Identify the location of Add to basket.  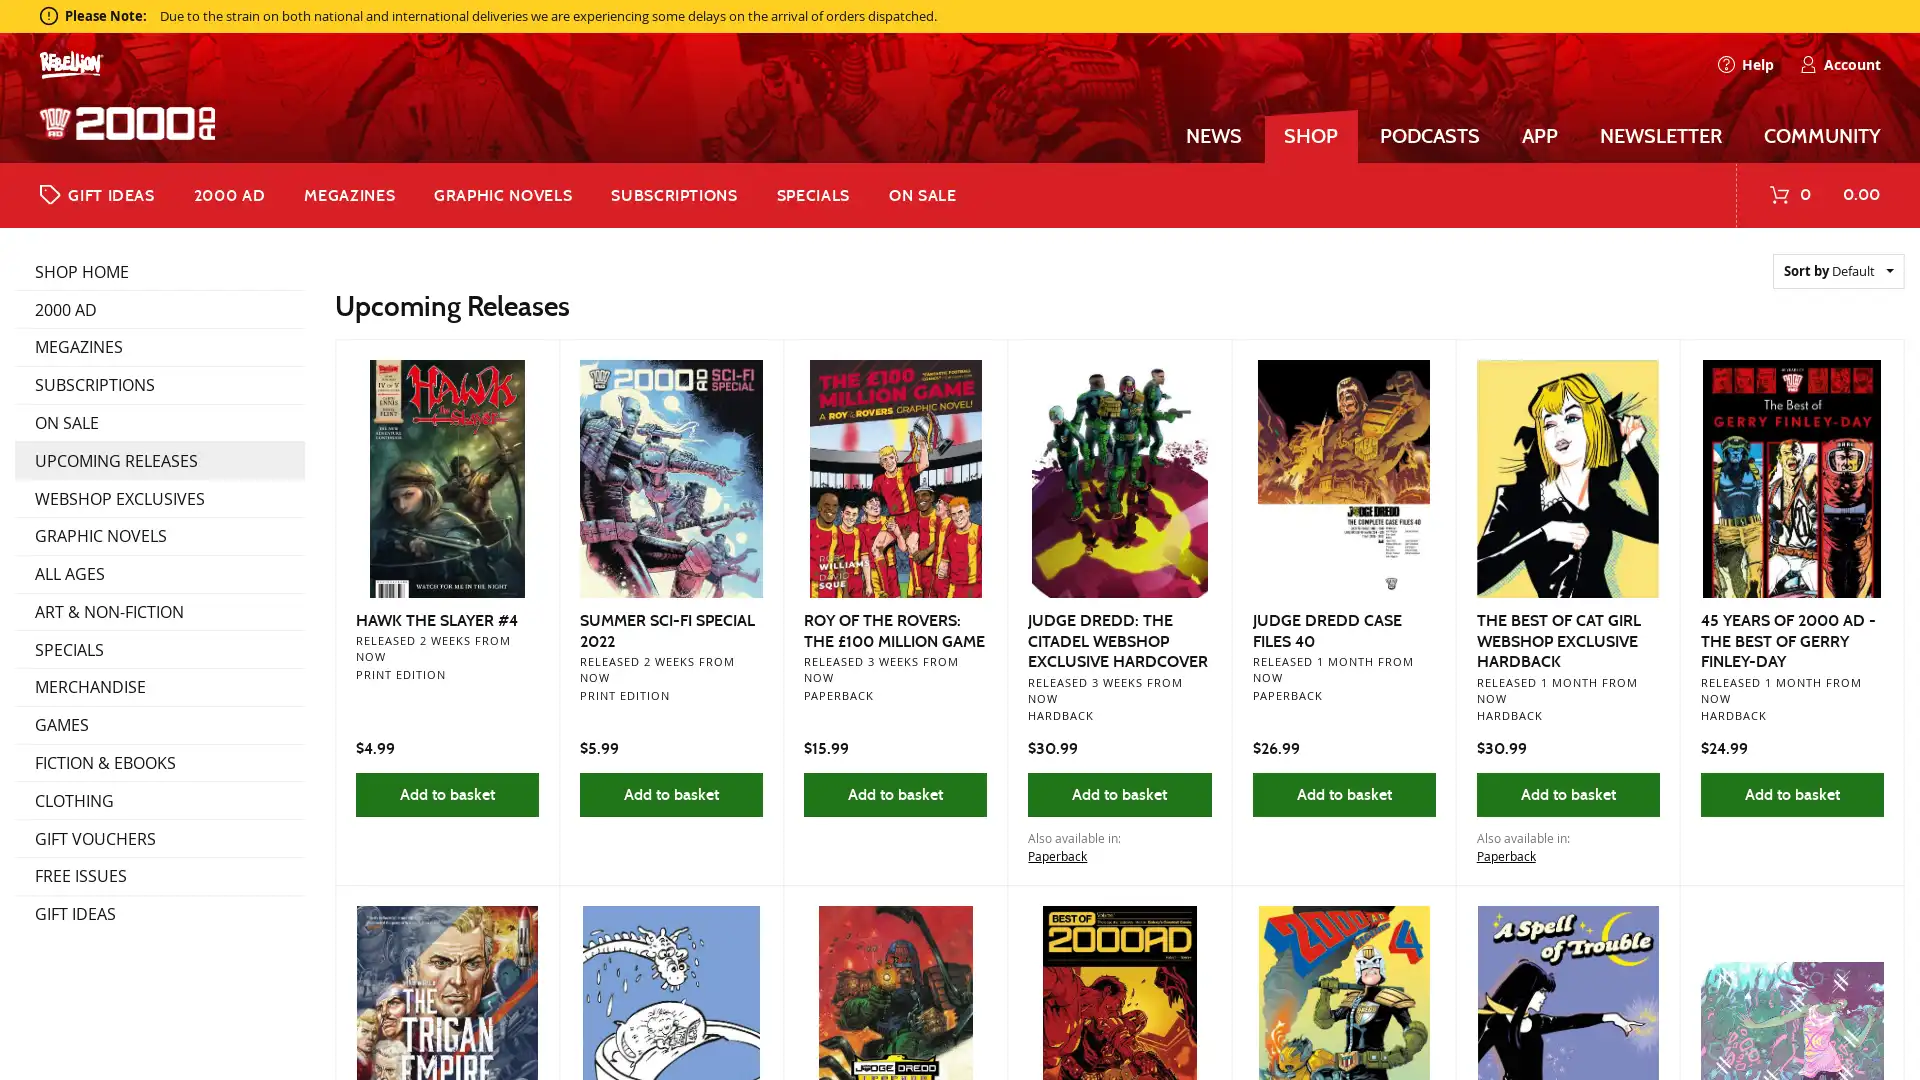
(1566, 793).